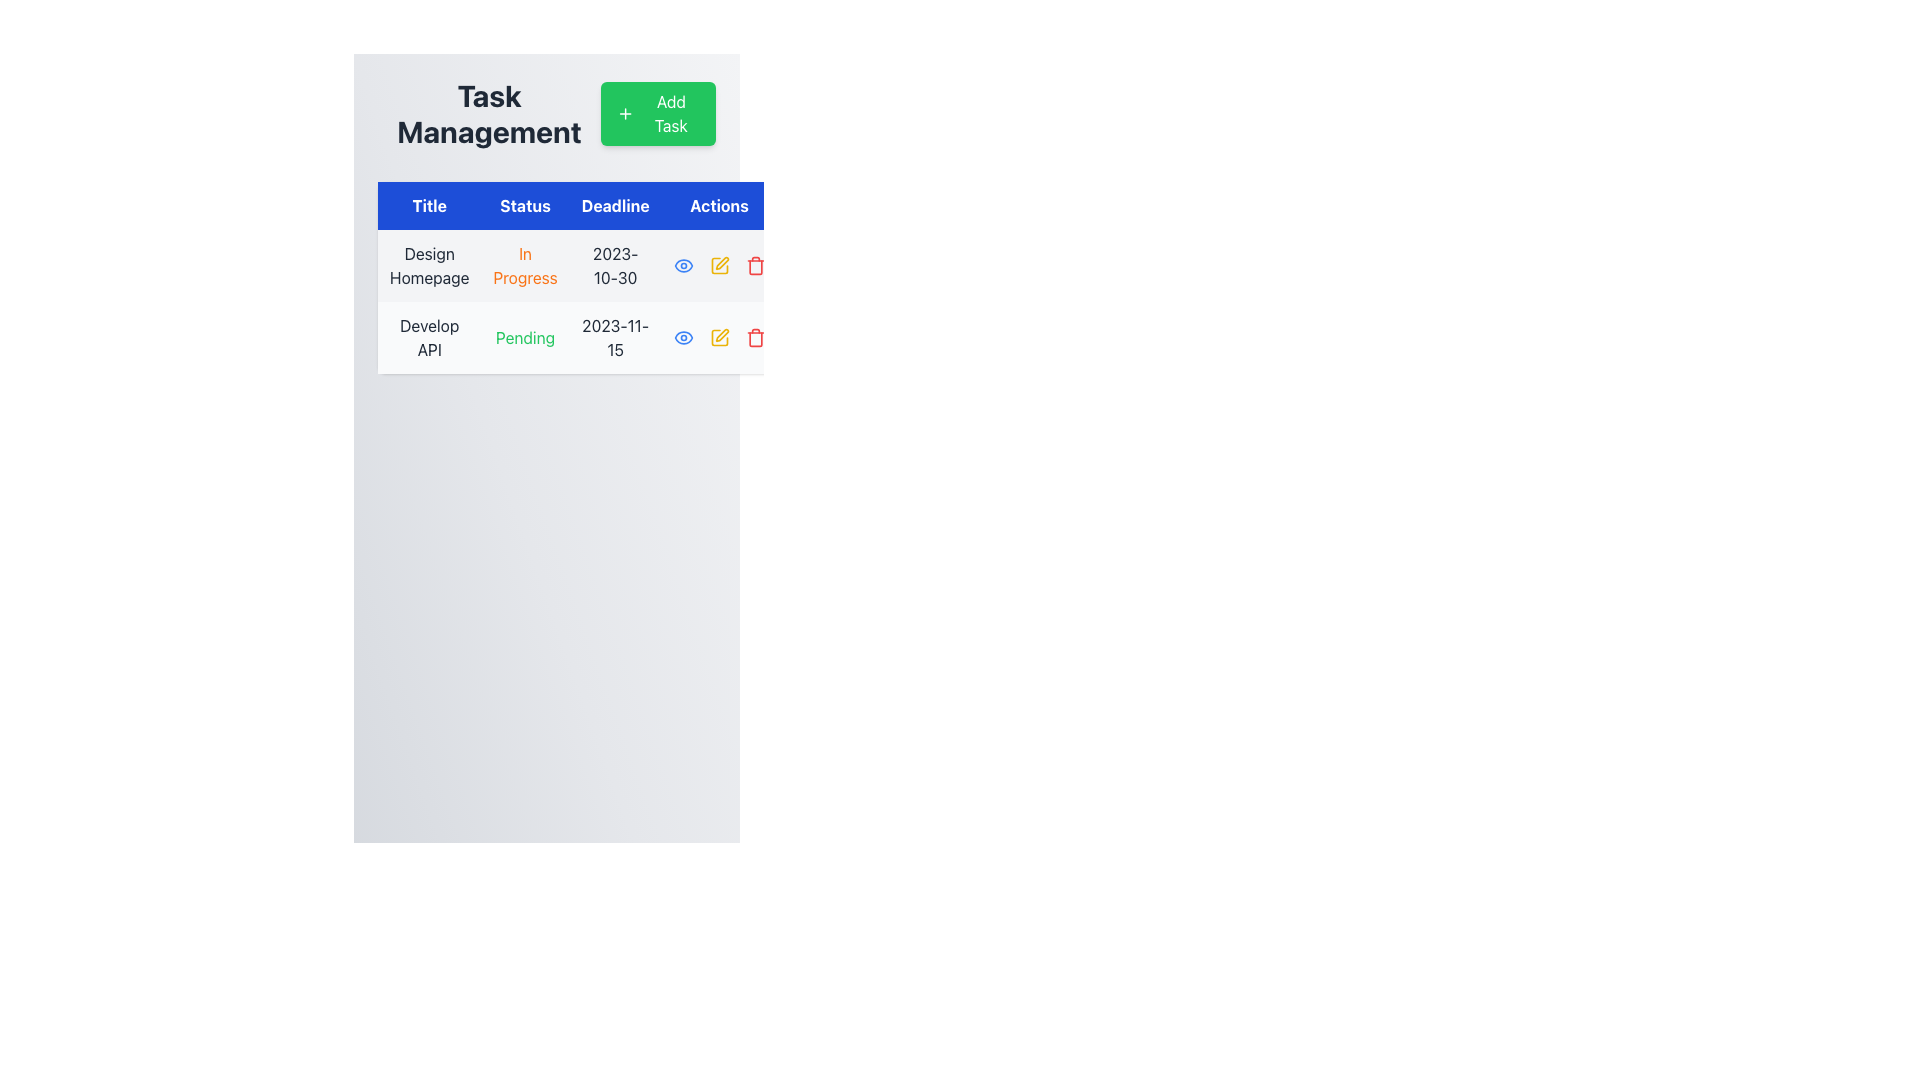 This screenshot has width=1920, height=1080. I want to click on deadline date displayed in the text label located in the 'Deadline' column of the first row in the Task Management table, positioned to the right of the 'Status' column that shows 'In Progress', so click(614, 265).